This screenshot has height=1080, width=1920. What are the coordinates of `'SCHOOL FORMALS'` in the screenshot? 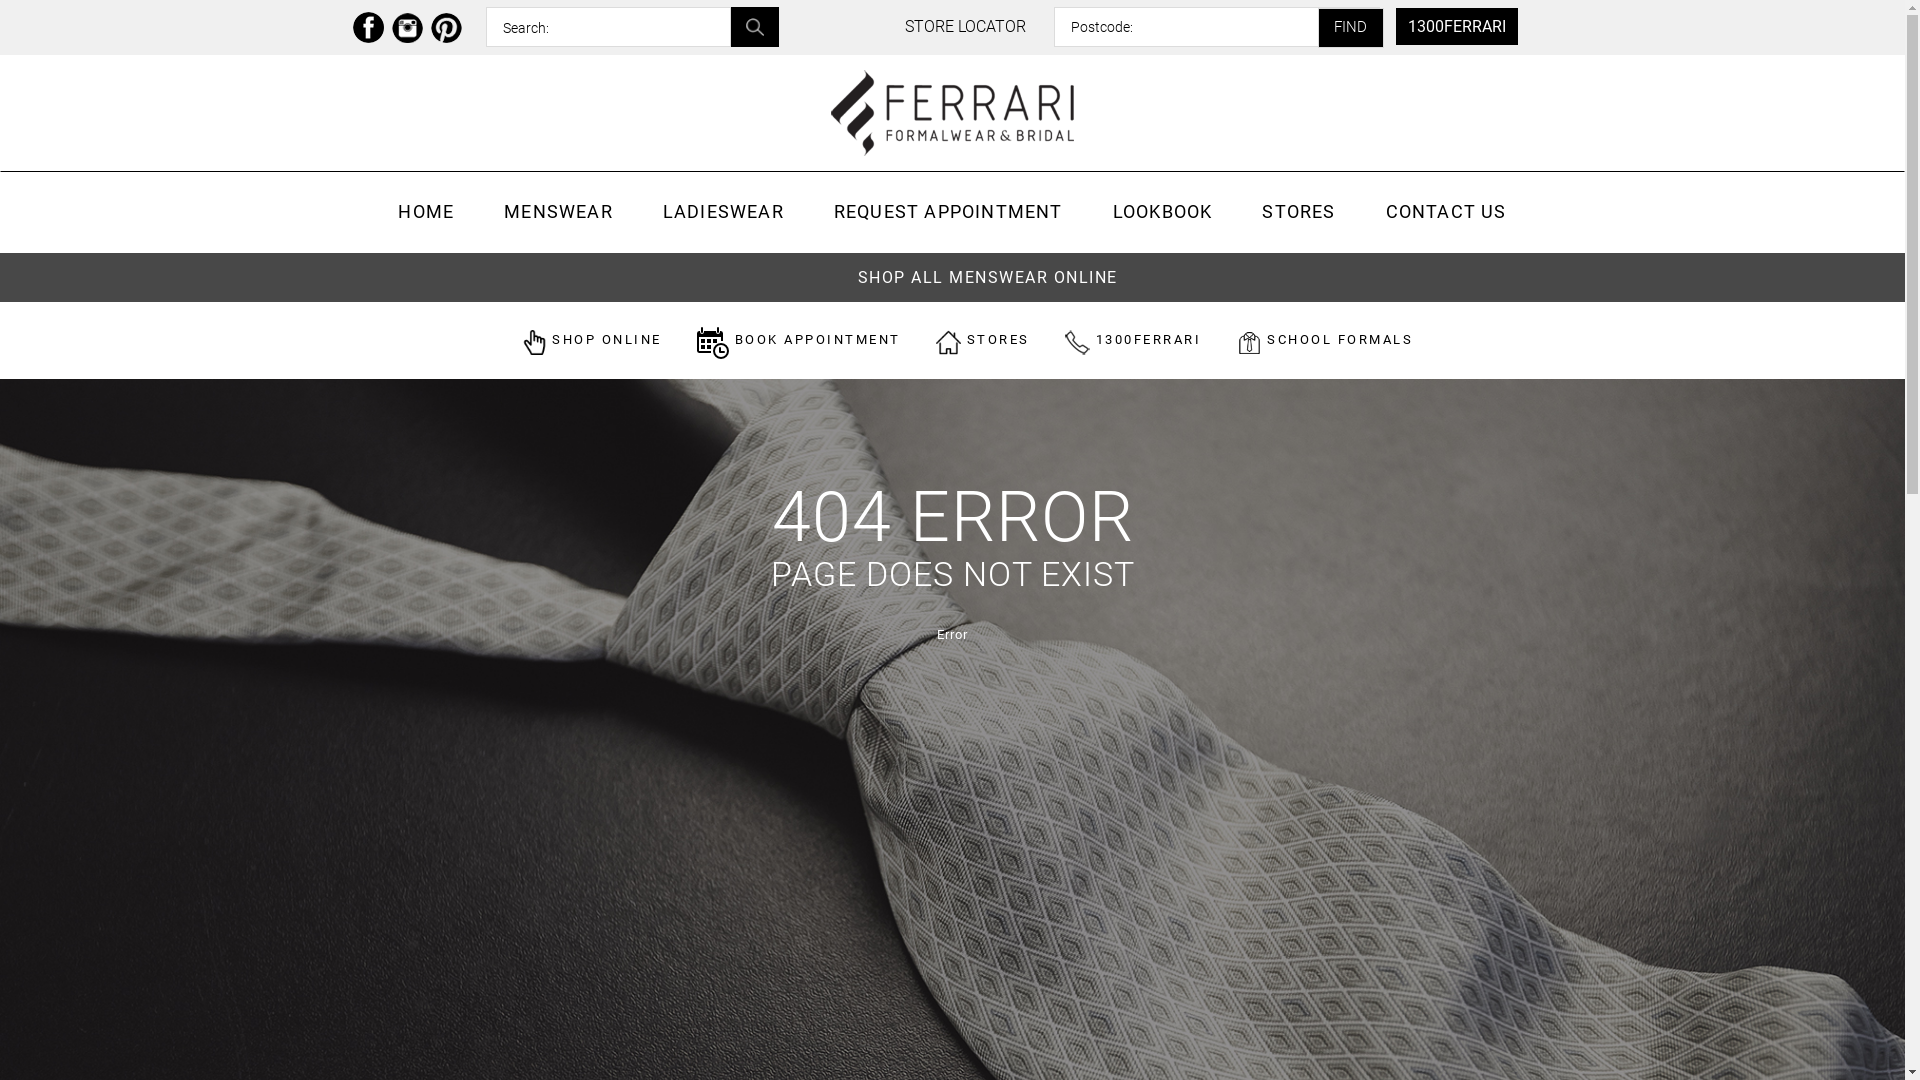 It's located at (1310, 338).